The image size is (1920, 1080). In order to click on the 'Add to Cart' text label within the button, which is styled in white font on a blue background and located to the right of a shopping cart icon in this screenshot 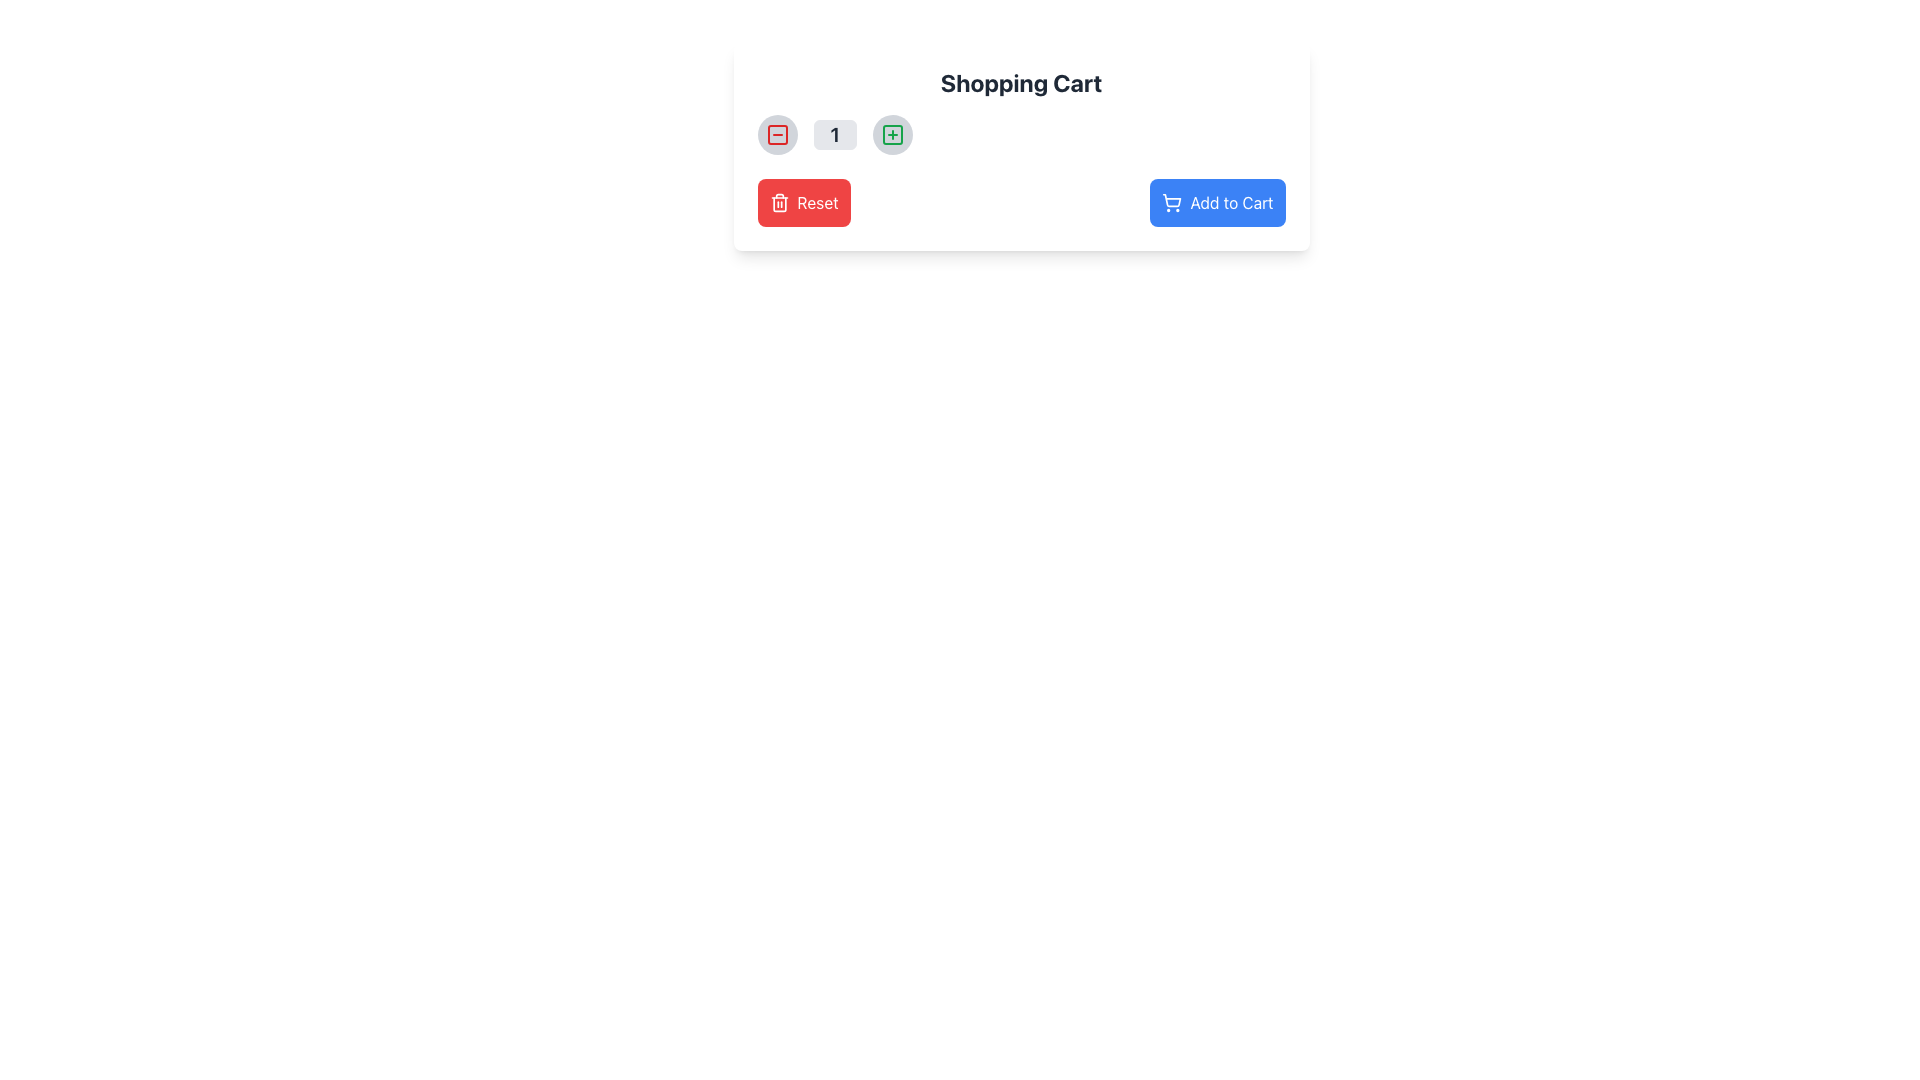, I will do `click(1231, 203)`.